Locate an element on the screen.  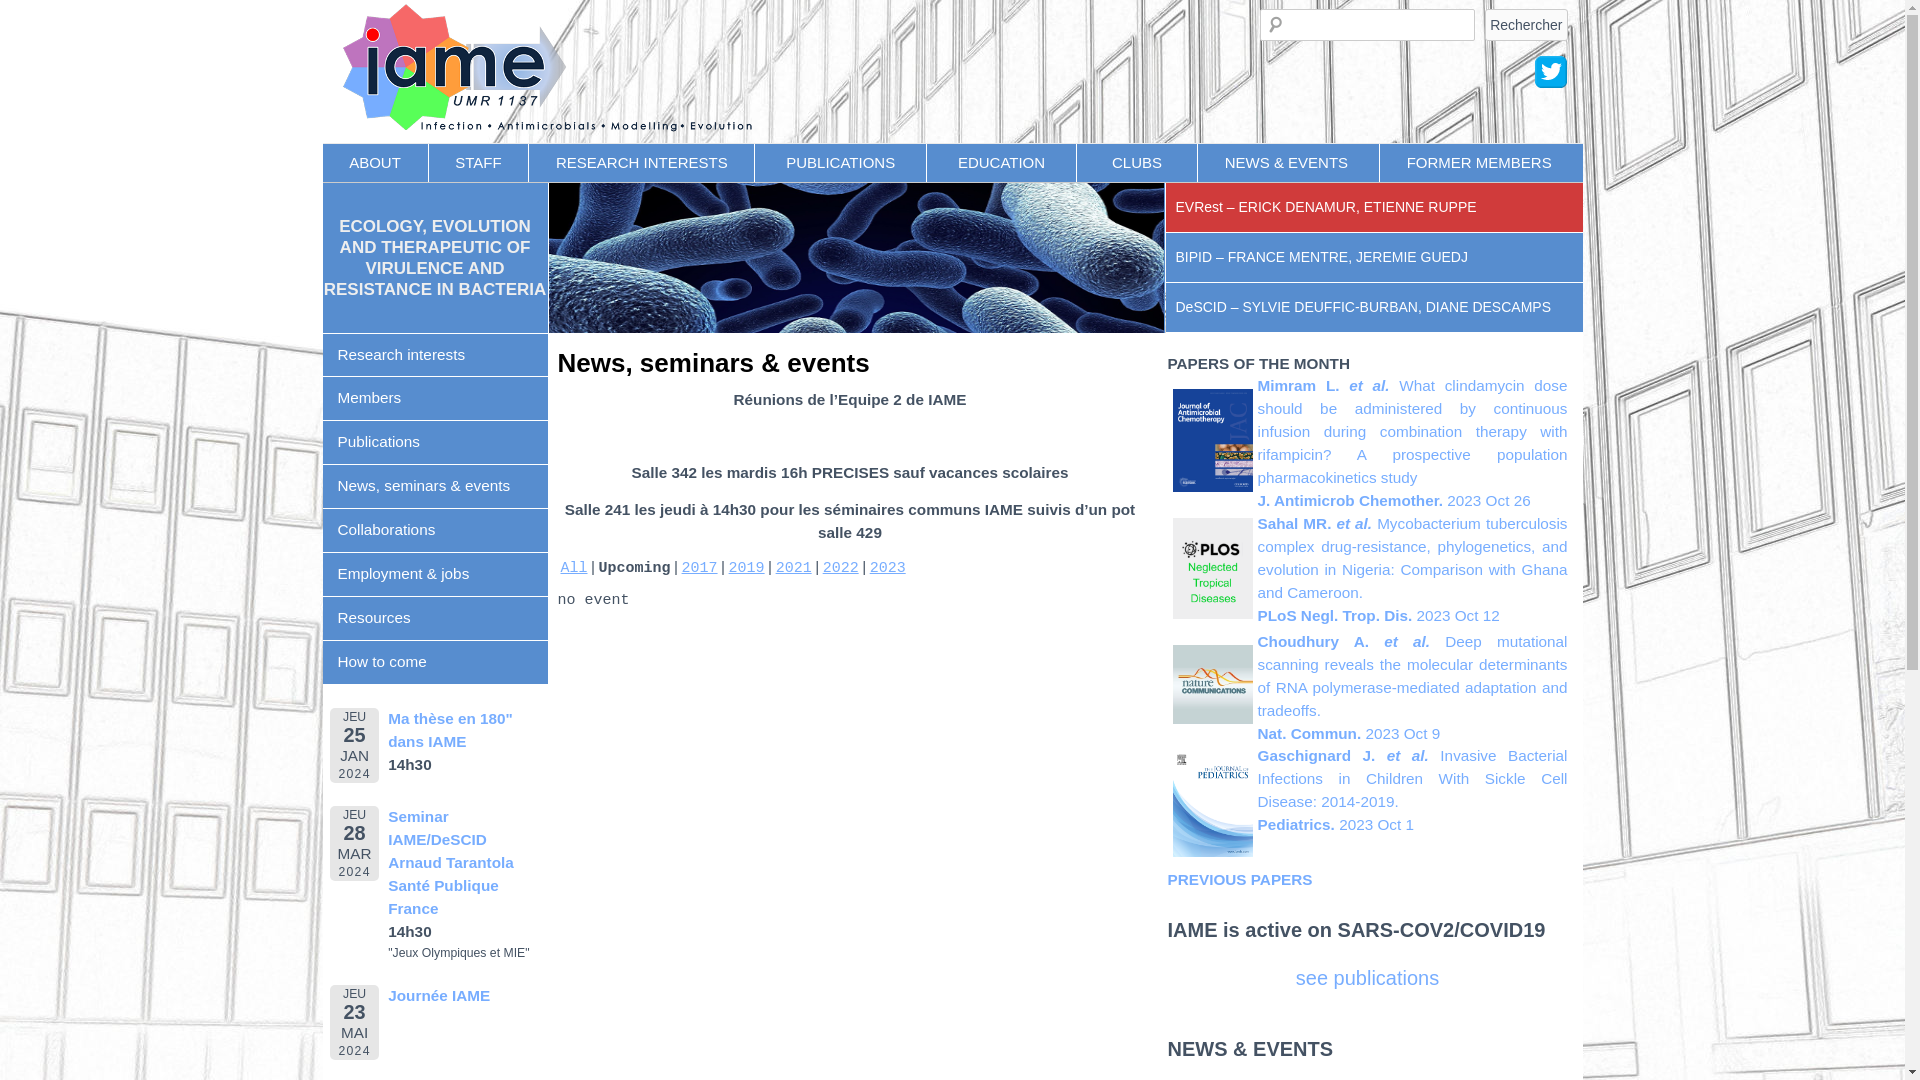
'2019' is located at coordinates (728, 568).